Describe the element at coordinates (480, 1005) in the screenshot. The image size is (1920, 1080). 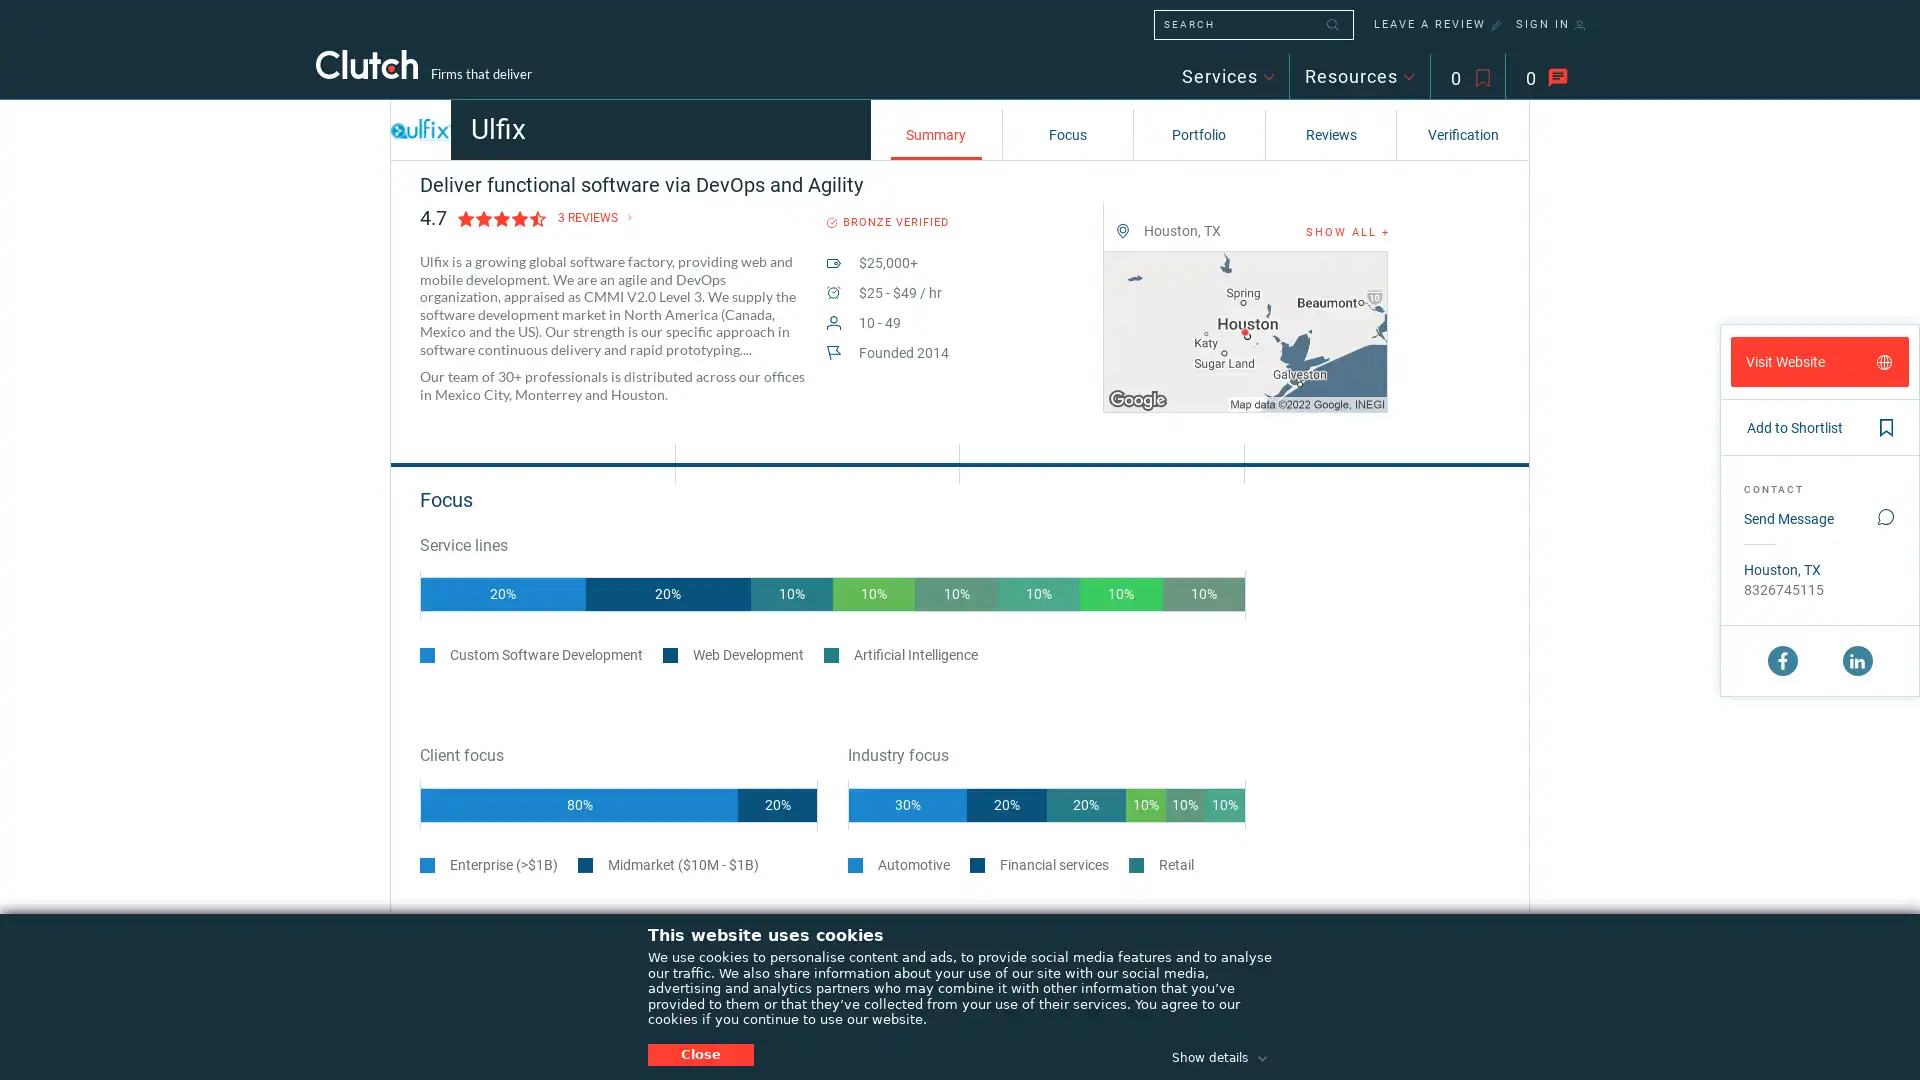
I see `30%` at that location.